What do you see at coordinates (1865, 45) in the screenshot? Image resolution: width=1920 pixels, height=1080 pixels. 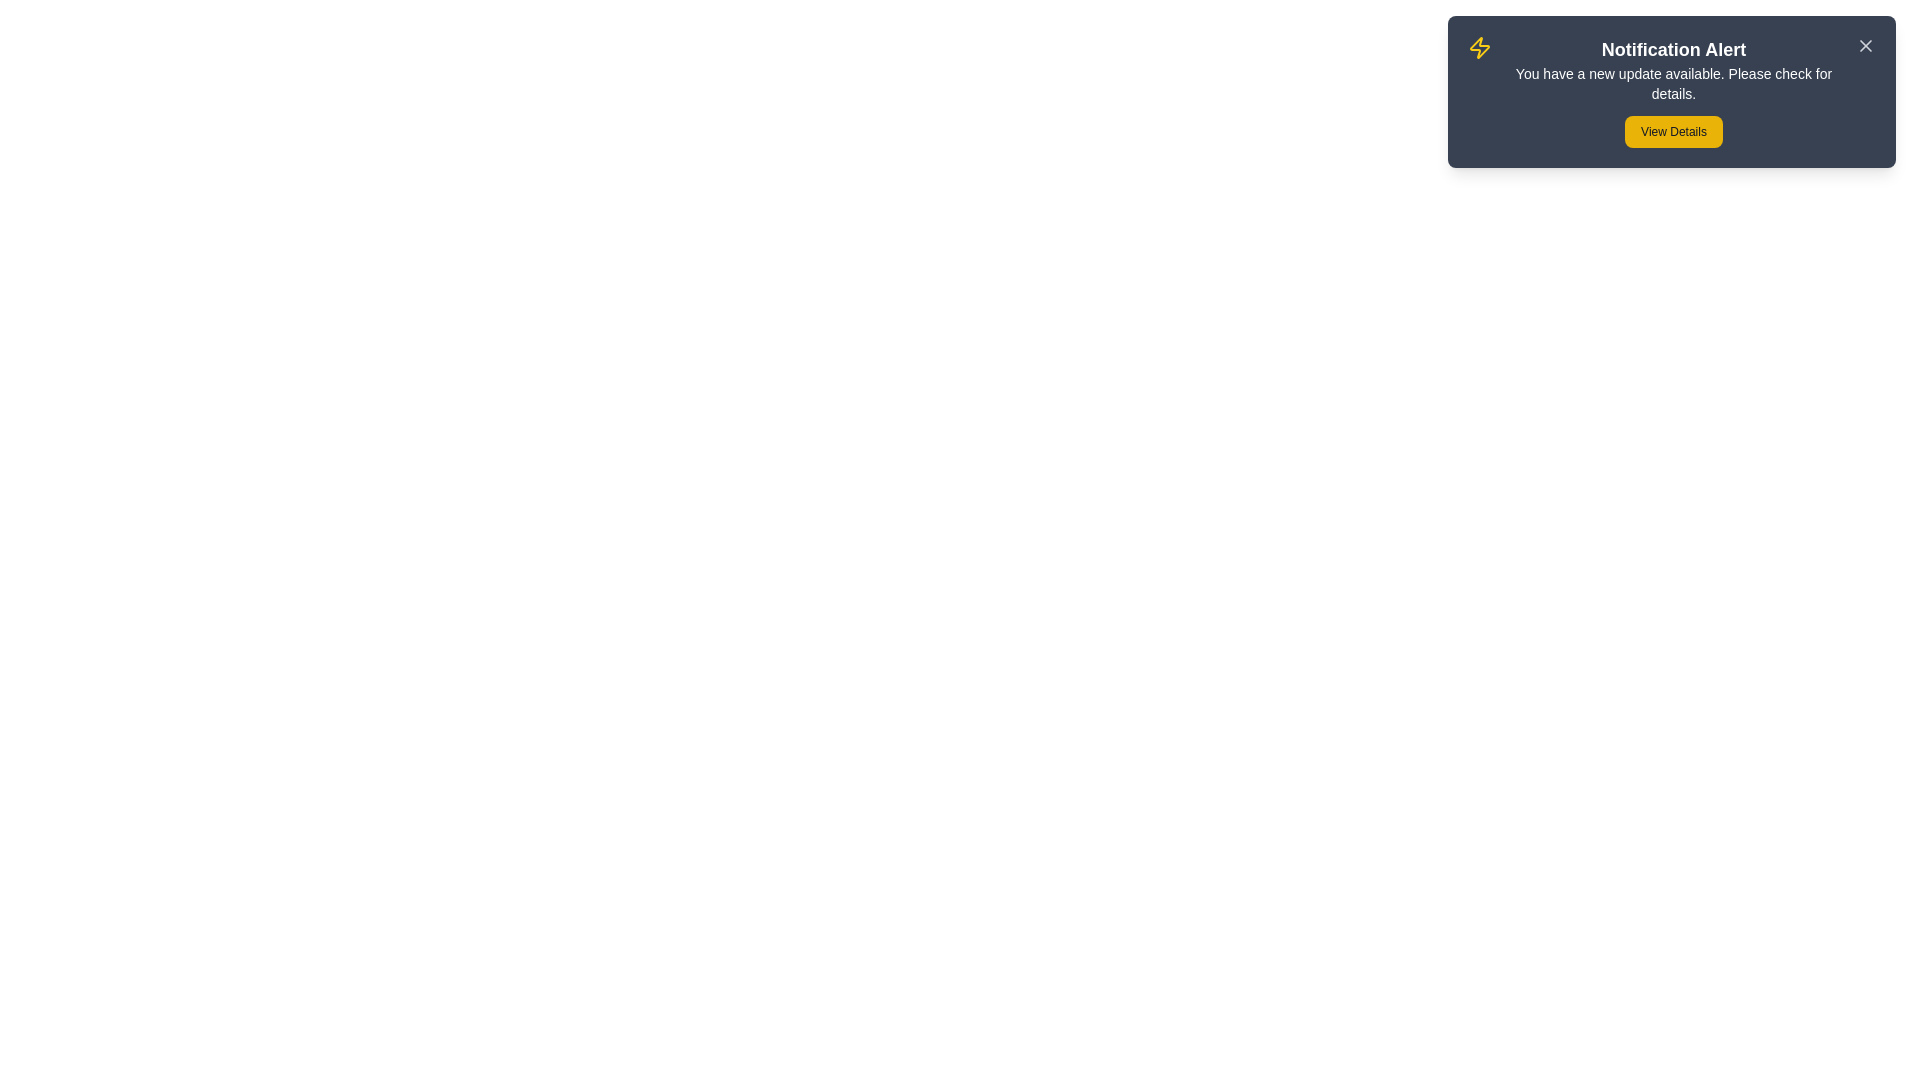 I see `the close button to observe its hover effect` at bounding box center [1865, 45].